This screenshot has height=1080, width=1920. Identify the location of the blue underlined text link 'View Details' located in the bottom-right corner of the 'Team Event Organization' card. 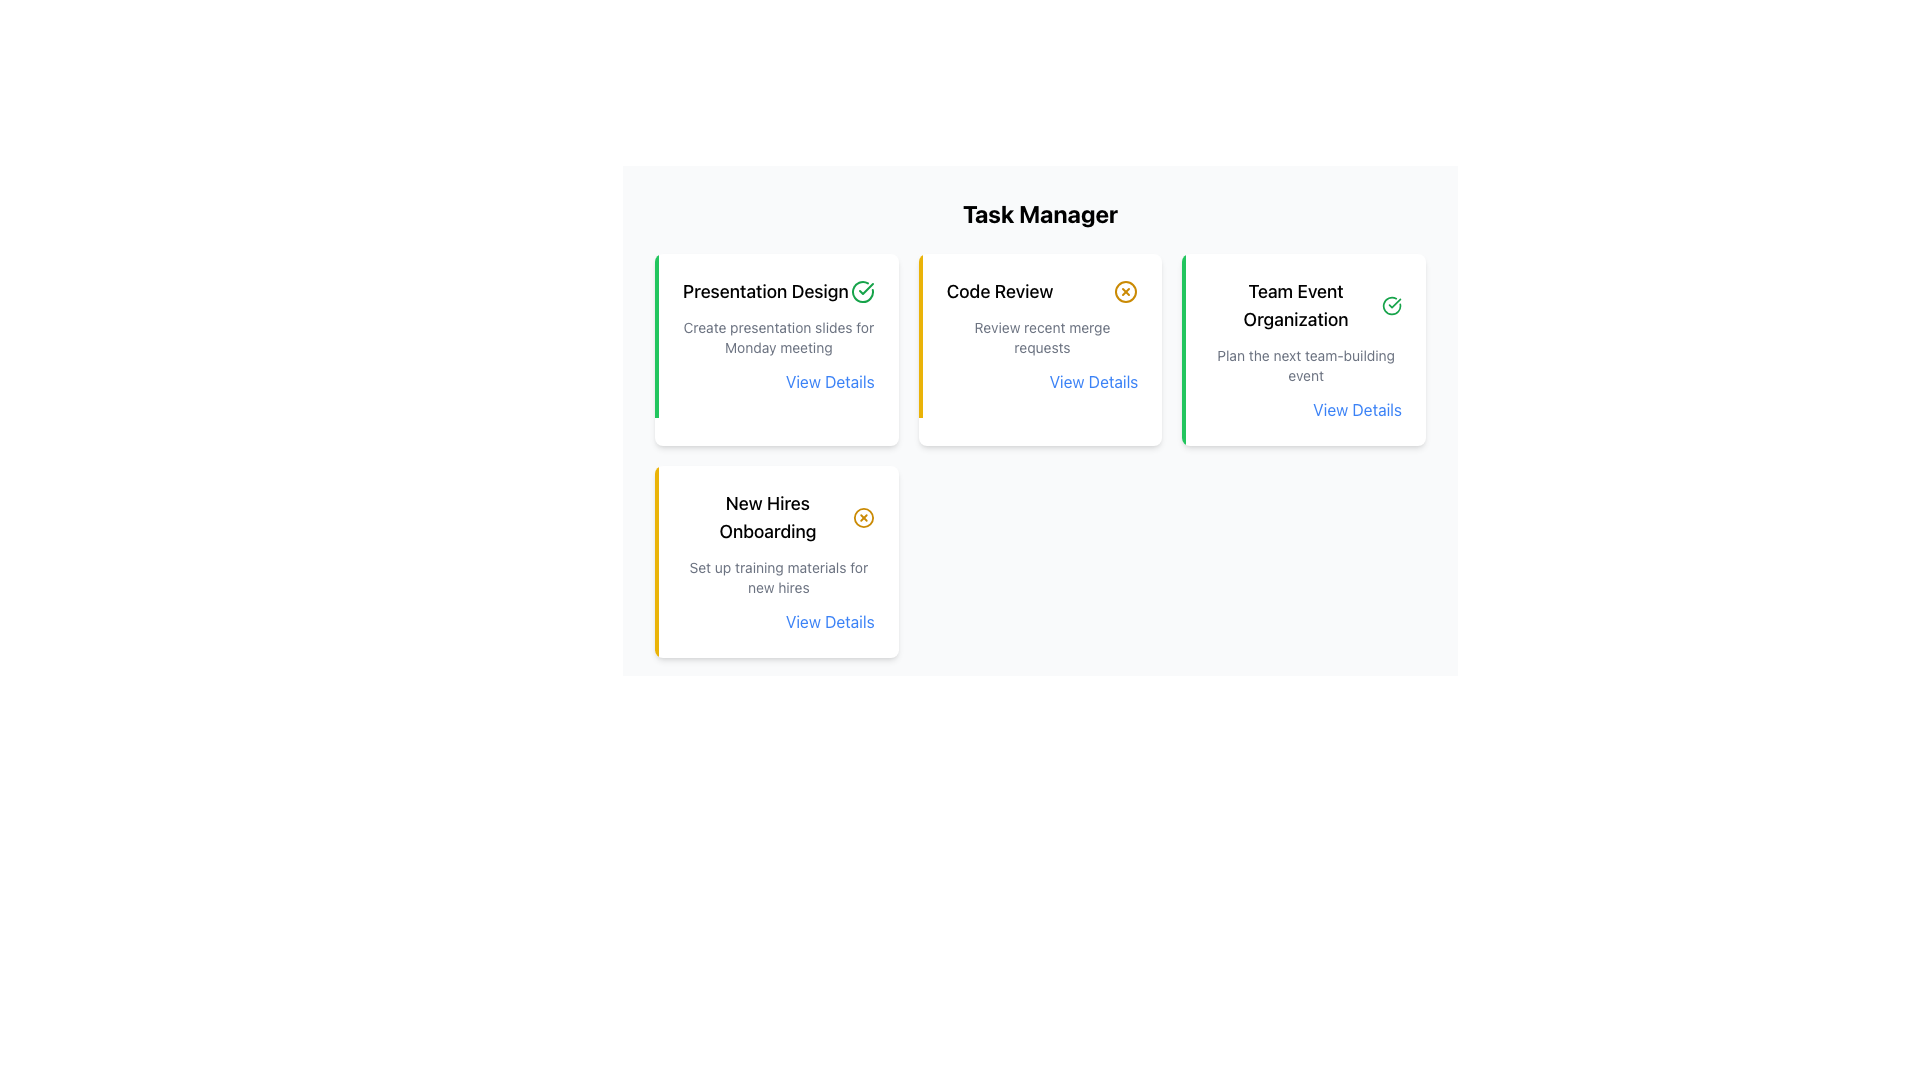
(1306, 408).